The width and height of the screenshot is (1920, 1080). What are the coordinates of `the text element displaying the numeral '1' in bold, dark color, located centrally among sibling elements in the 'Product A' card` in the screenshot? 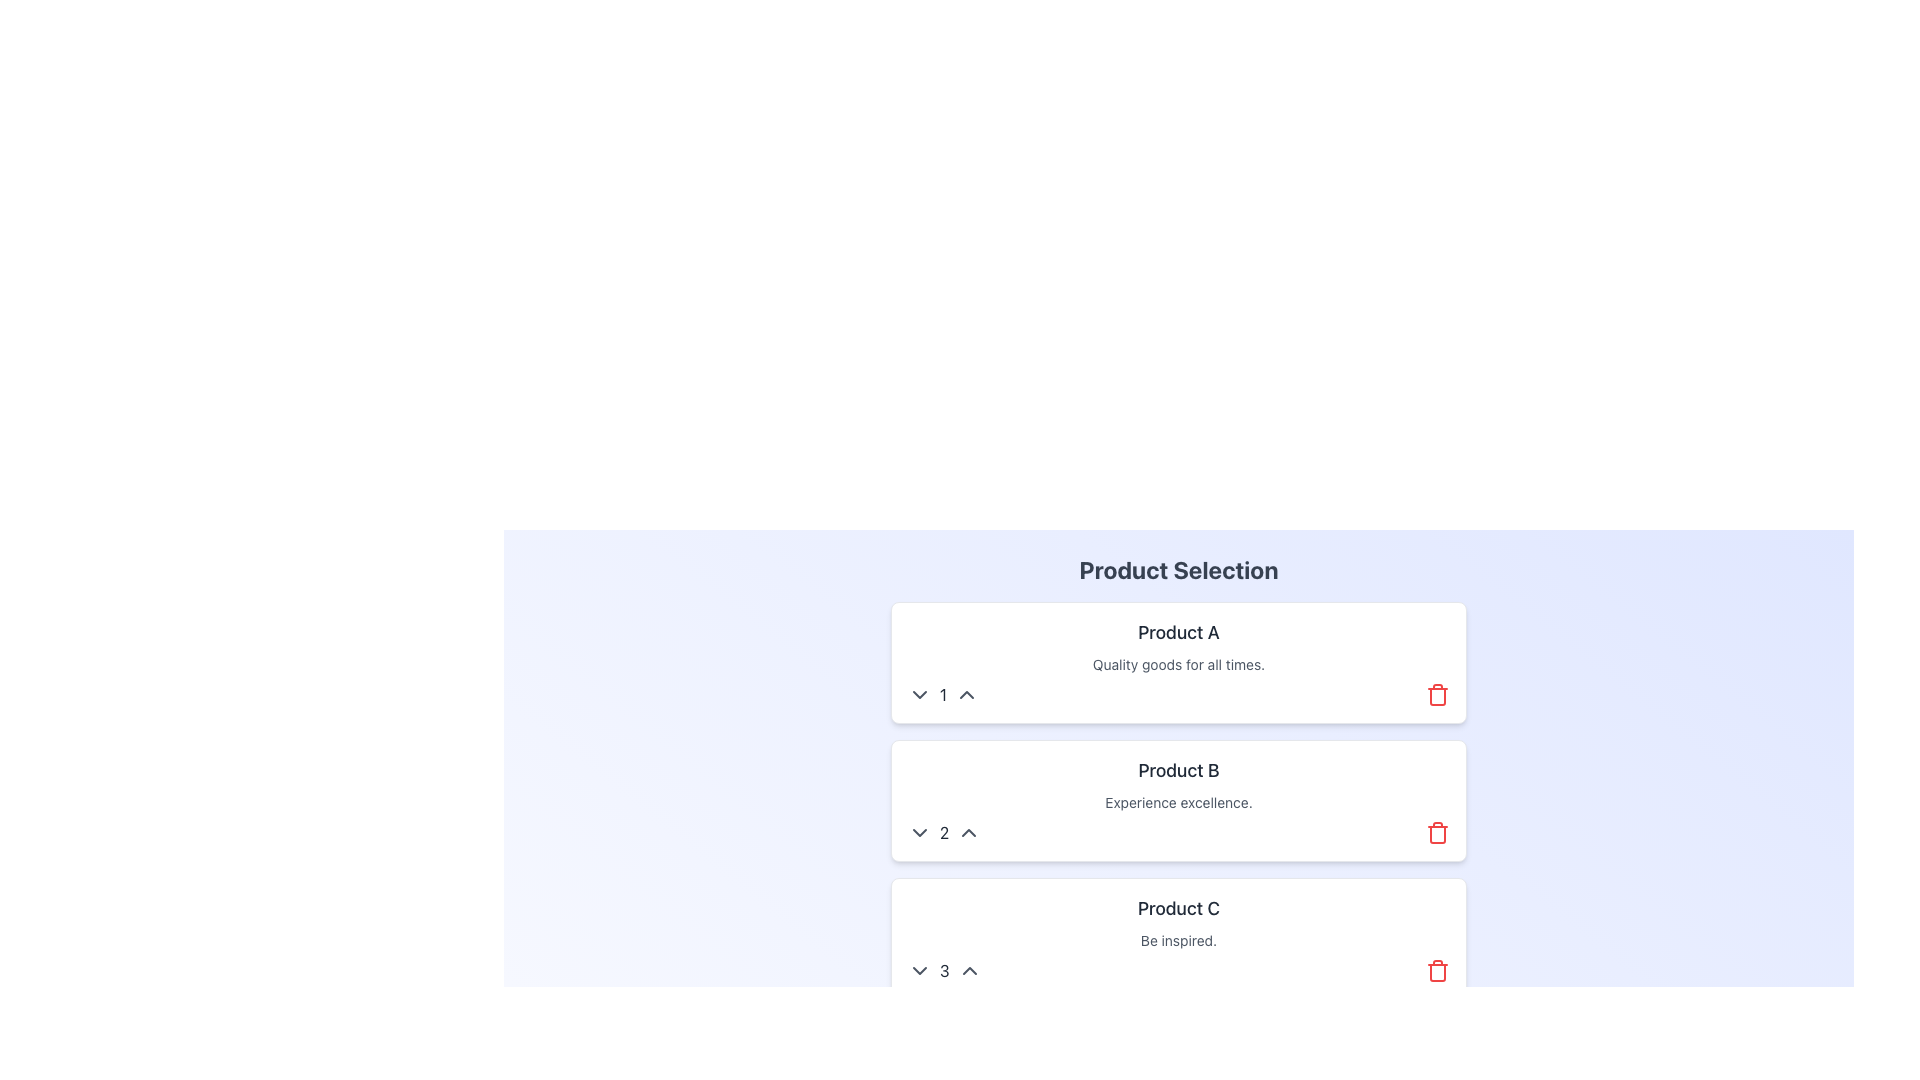 It's located at (942, 693).